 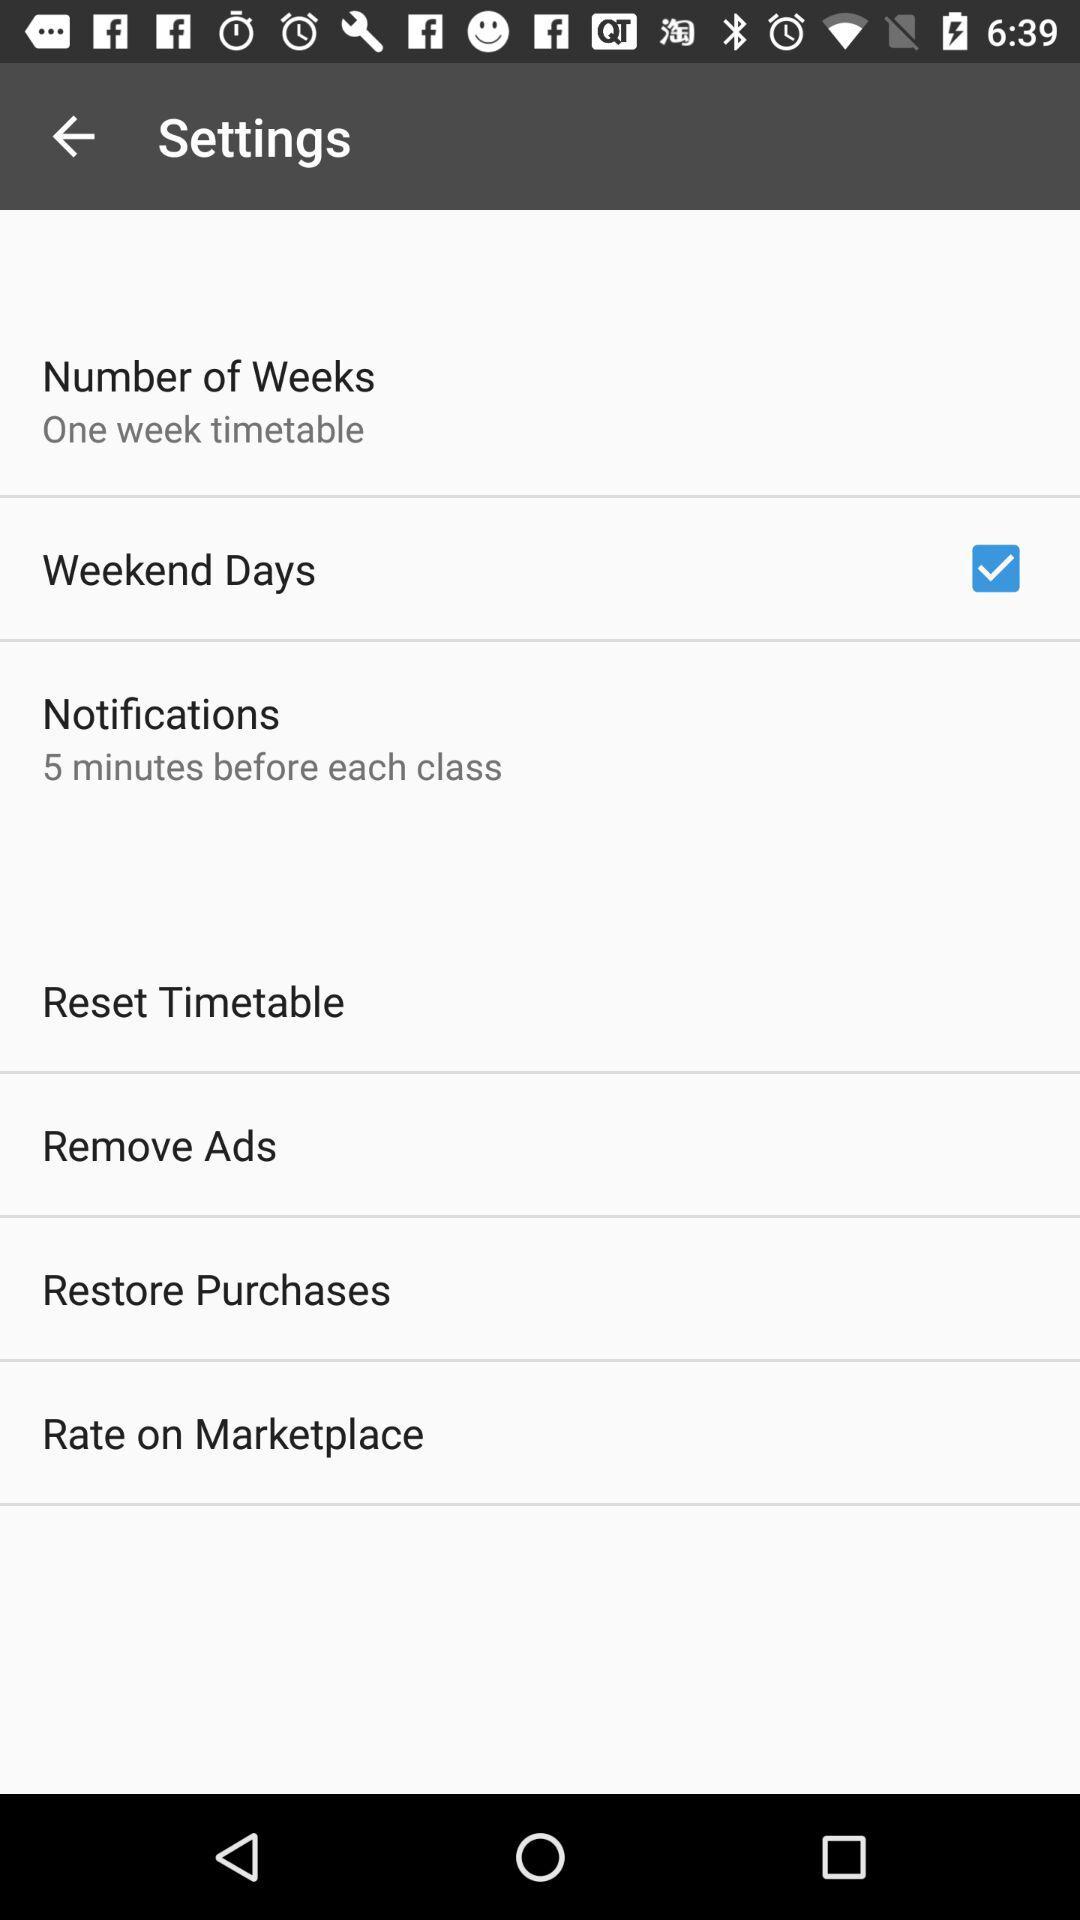 I want to click on icon below the weekend days, so click(x=160, y=712).